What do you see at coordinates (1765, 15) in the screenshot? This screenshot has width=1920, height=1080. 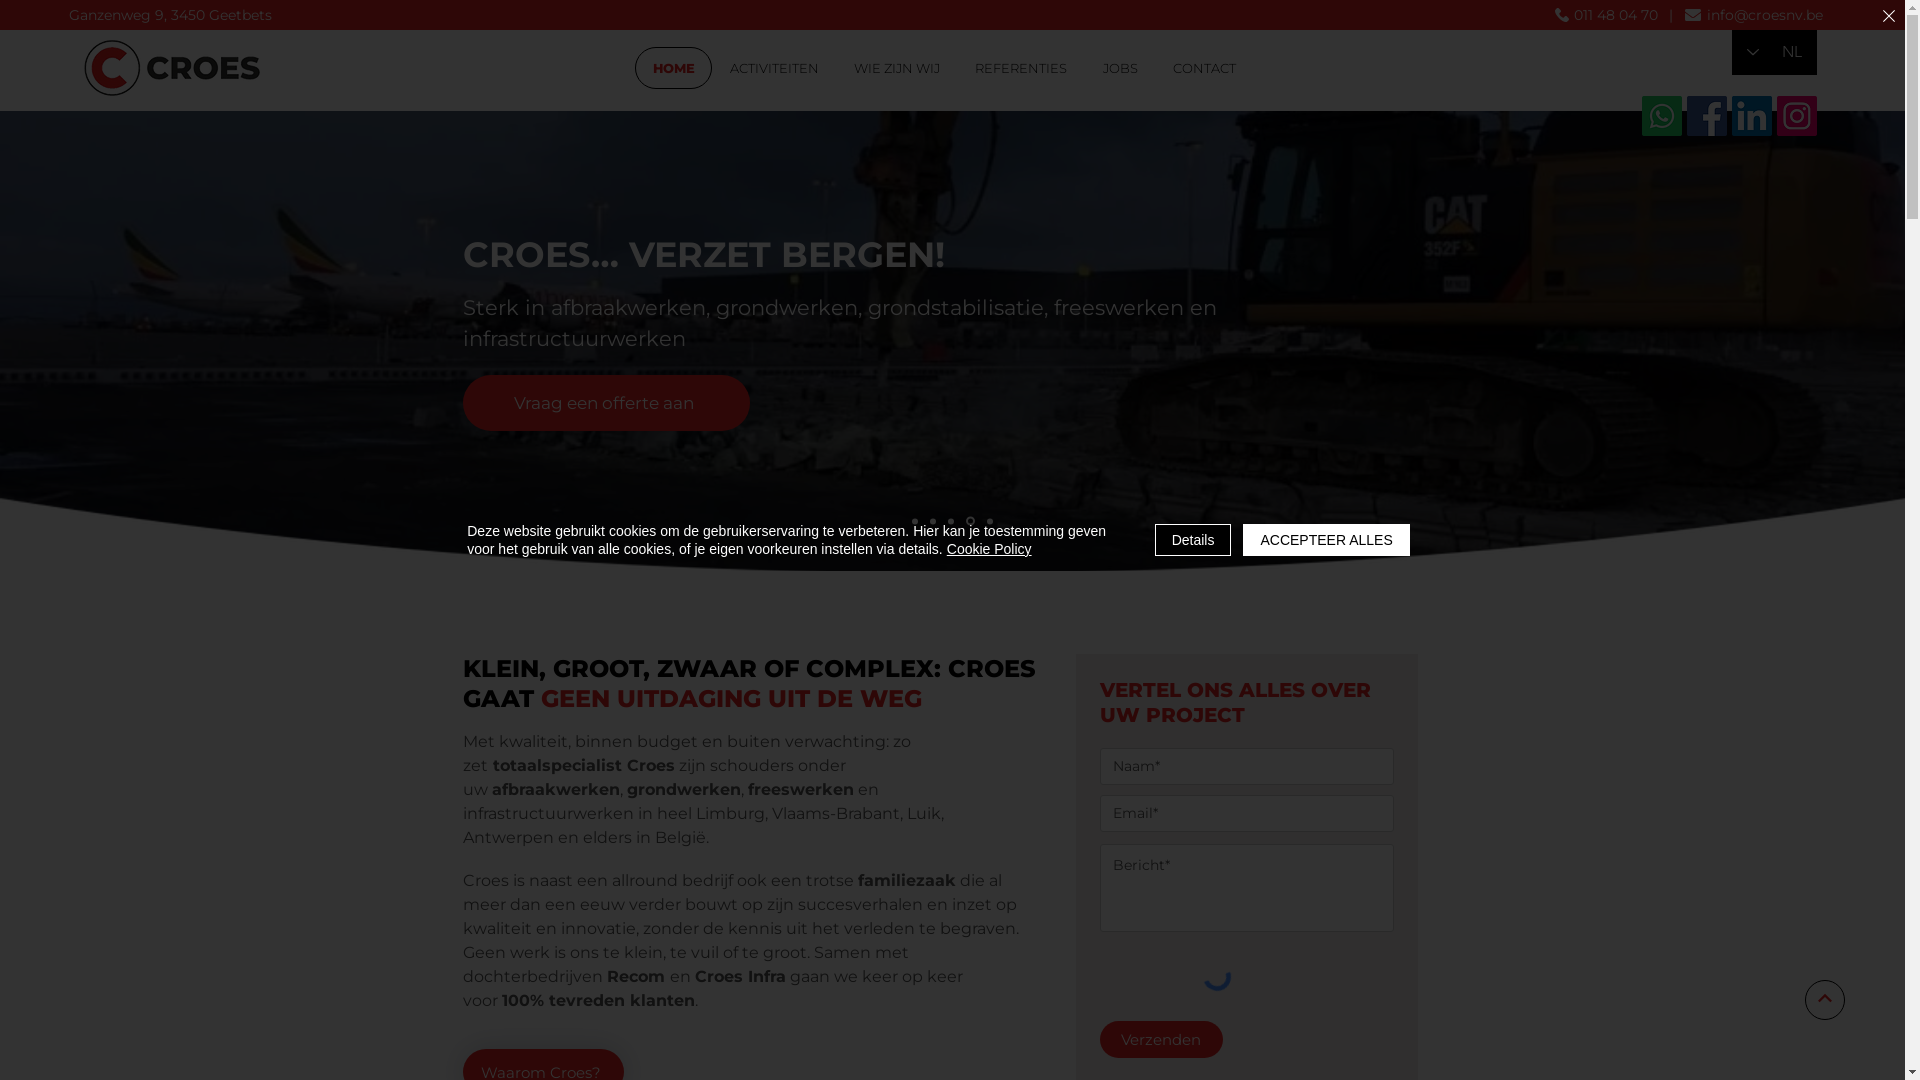 I see `'info@croesnv.be'` at bounding box center [1765, 15].